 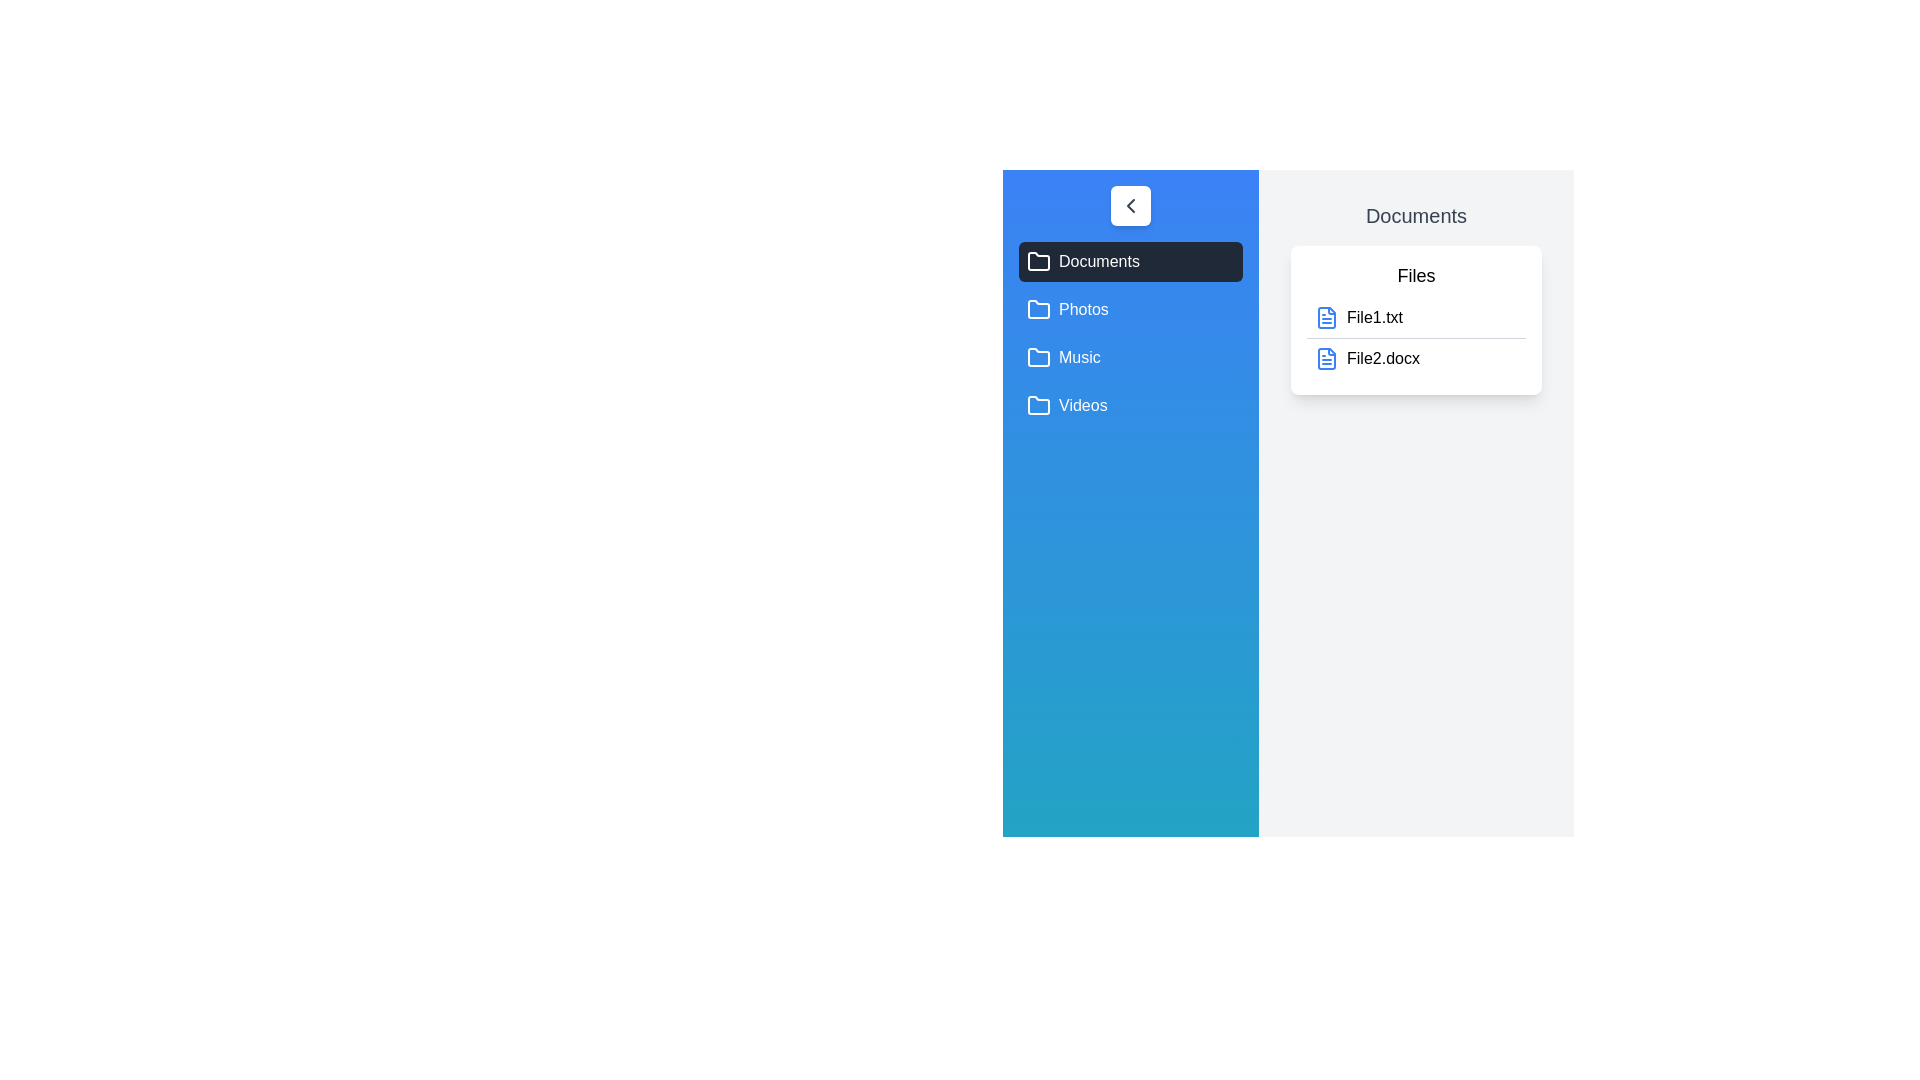 What do you see at coordinates (1131, 205) in the screenshot?
I see `the drawer toggle button to toggle its open or close state` at bounding box center [1131, 205].